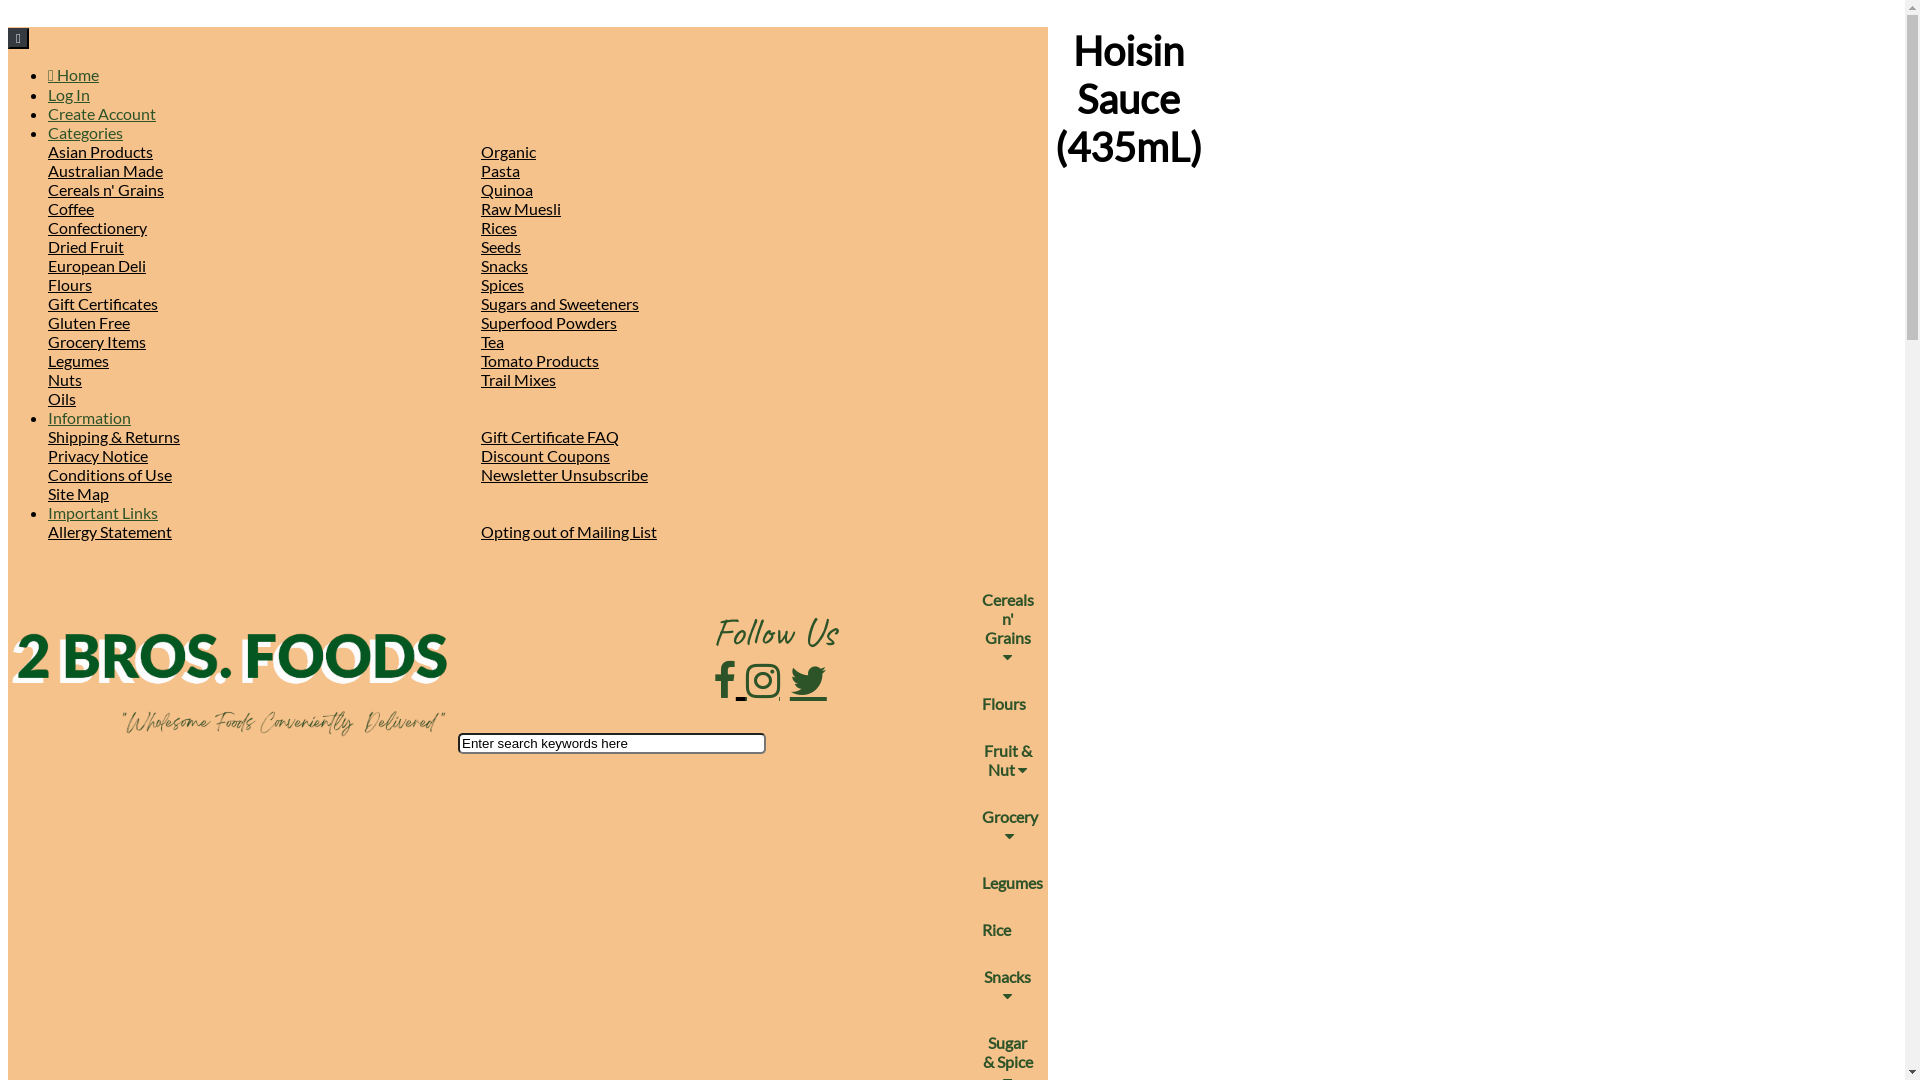  What do you see at coordinates (968, 825) in the screenshot?
I see `'Grocery'` at bounding box center [968, 825].